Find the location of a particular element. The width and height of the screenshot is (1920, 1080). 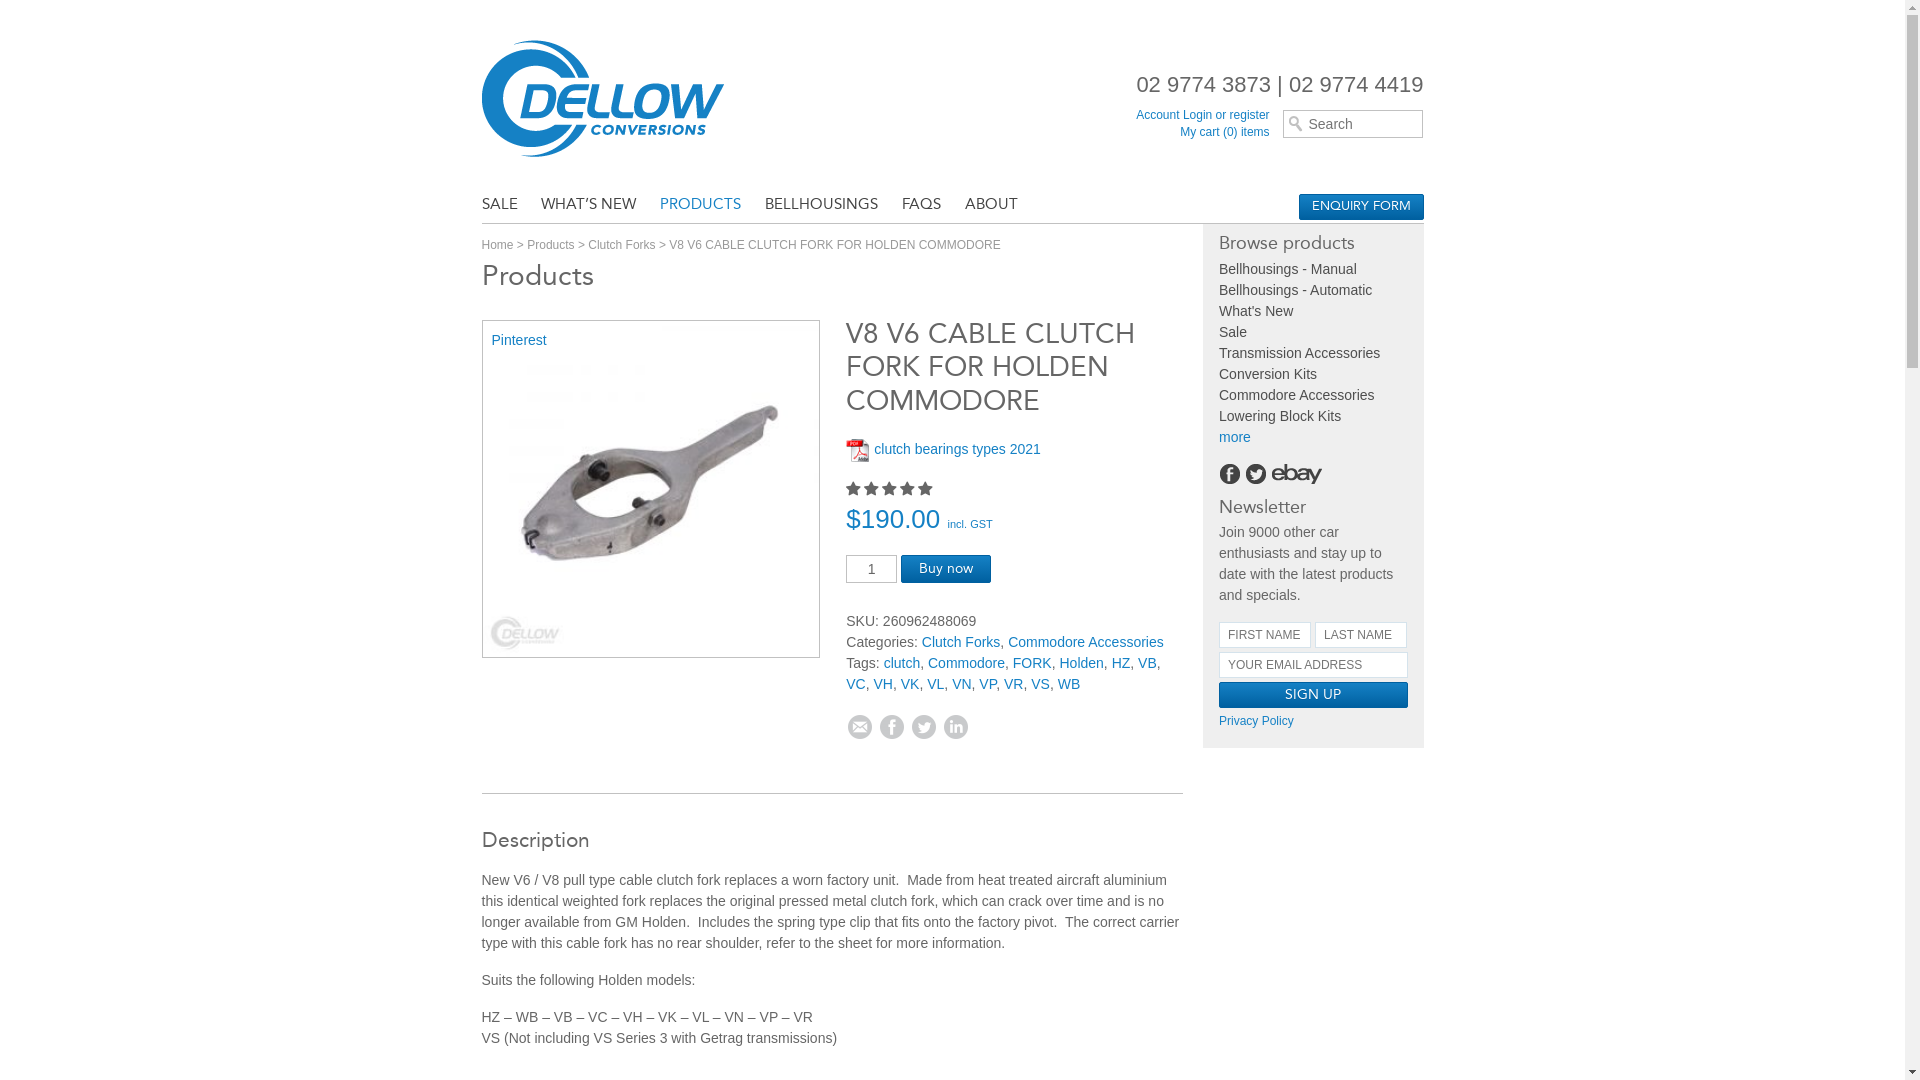

'Sign up' is located at coordinates (1313, 693).